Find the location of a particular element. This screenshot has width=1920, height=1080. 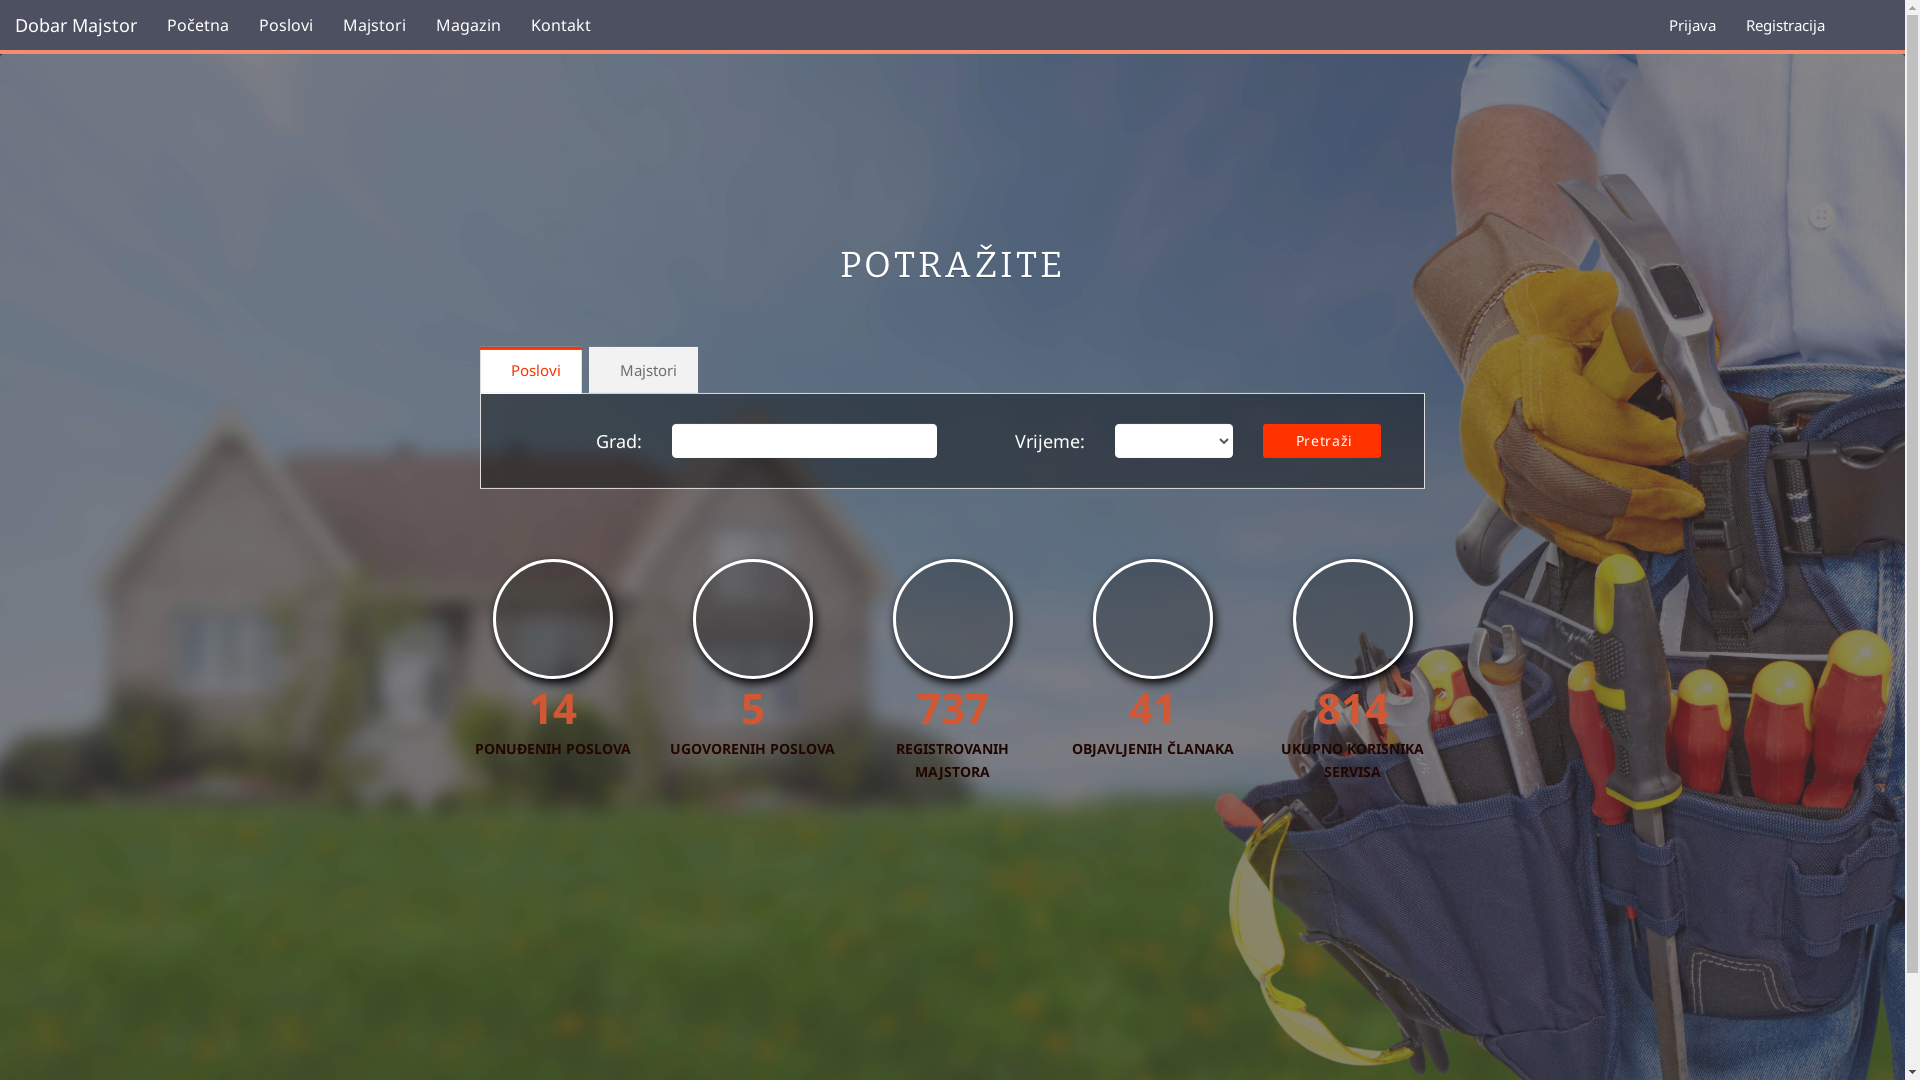

'Magazin' is located at coordinates (467, 24).